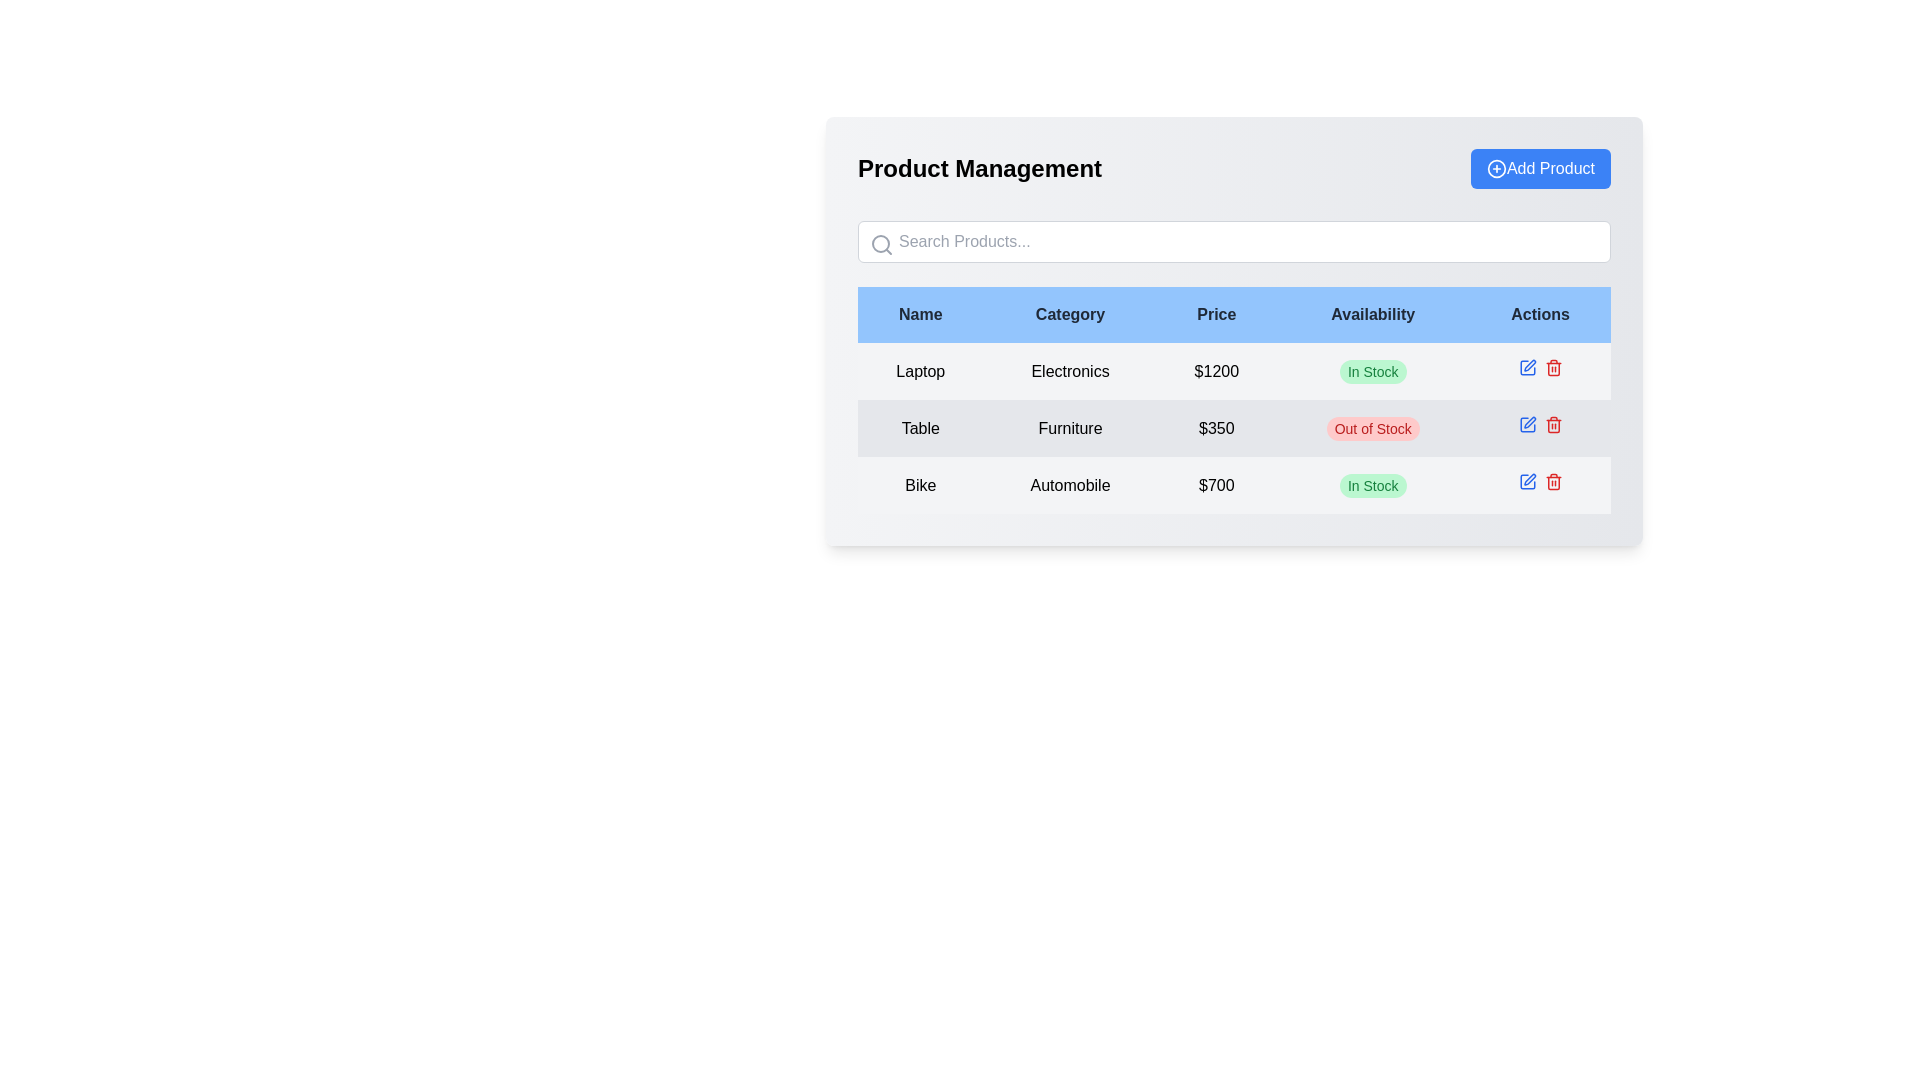 The height and width of the screenshot is (1080, 1920). What do you see at coordinates (1372, 371) in the screenshot?
I see `the availability status label for the 'Laptop' product located in the first row of the table` at bounding box center [1372, 371].